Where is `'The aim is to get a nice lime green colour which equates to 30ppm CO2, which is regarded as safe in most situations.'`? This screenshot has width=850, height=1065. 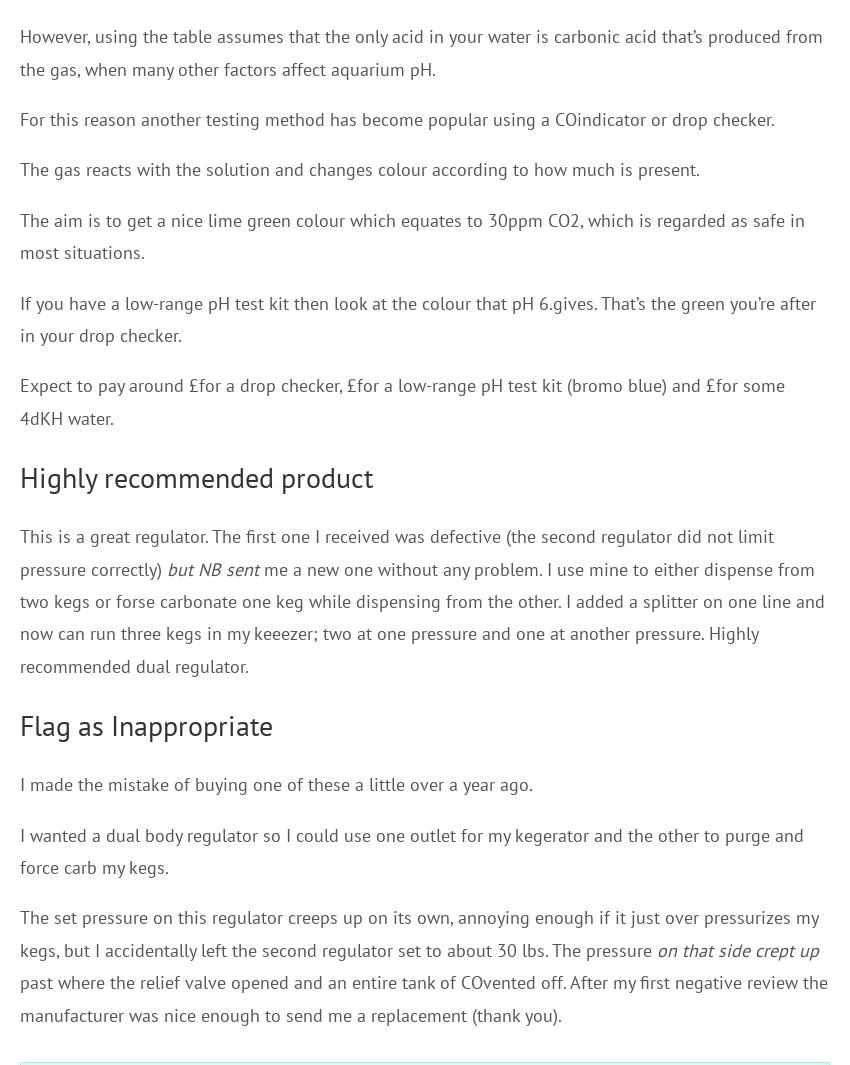
'The aim is to get a nice lime green colour which equates to 30ppm CO2, which is regarded as safe in most situations.' is located at coordinates (18, 235).